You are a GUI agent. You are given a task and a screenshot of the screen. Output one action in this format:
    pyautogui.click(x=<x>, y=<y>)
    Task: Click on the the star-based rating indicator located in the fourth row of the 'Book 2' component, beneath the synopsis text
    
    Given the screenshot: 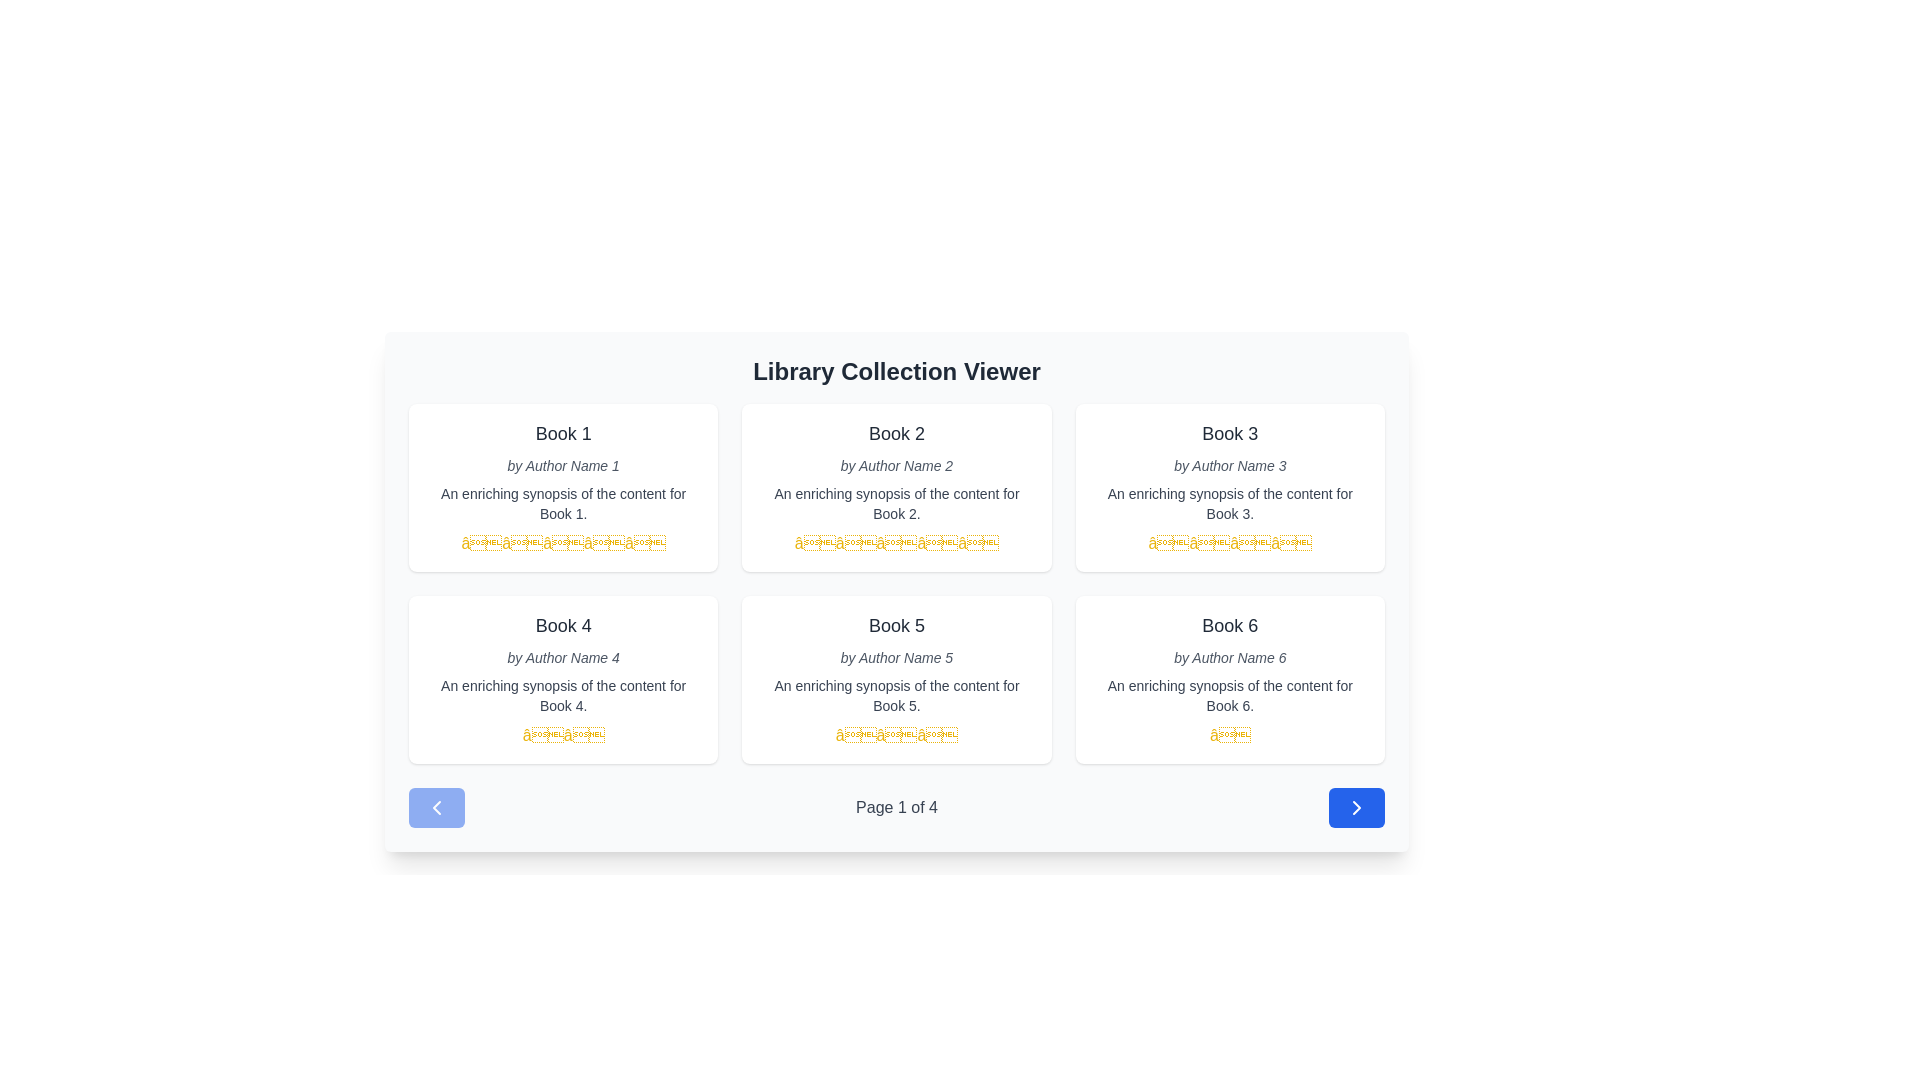 What is the action you would take?
    pyautogui.click(x=896, y=543)
    